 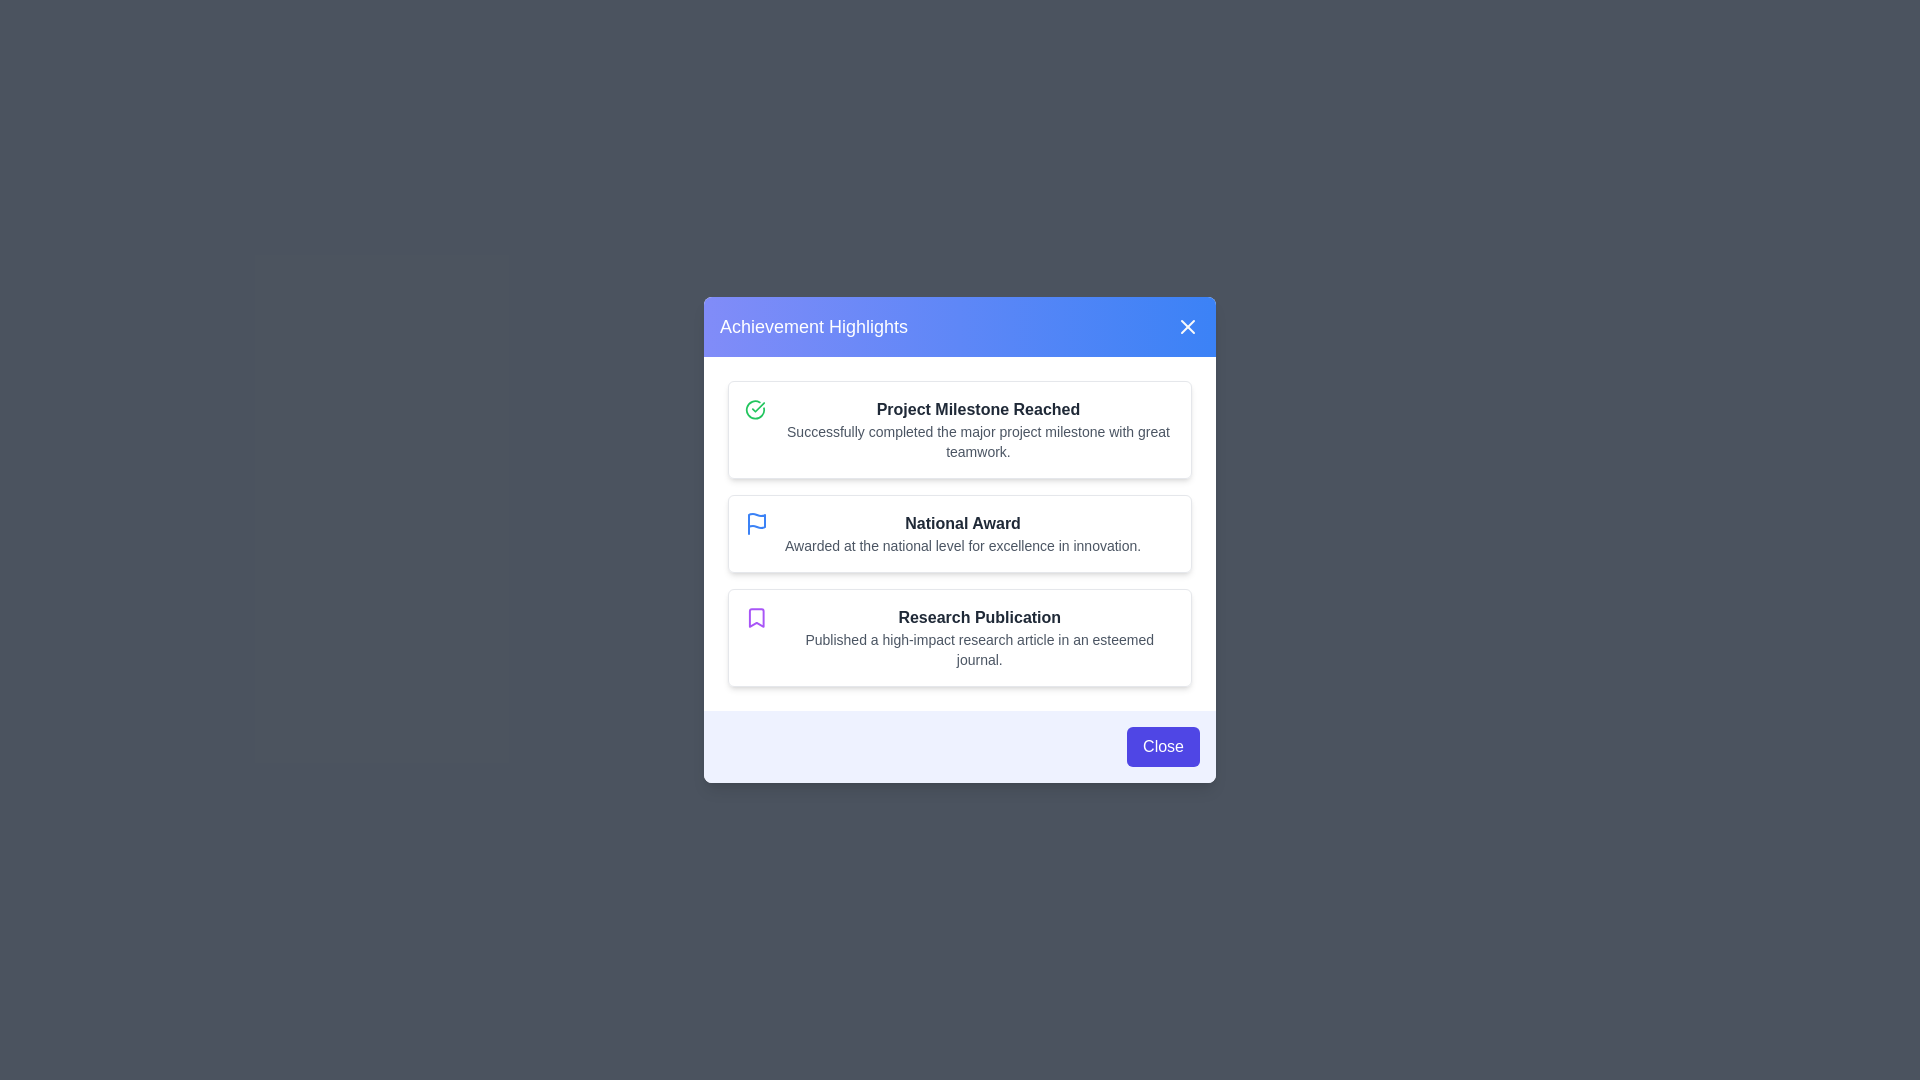 I want to click on the bookmark icon representing the achievement of publishing a research article, which is the third icon in the vertical list of achievements displayed in the modal window, so click(x=755, y=616).